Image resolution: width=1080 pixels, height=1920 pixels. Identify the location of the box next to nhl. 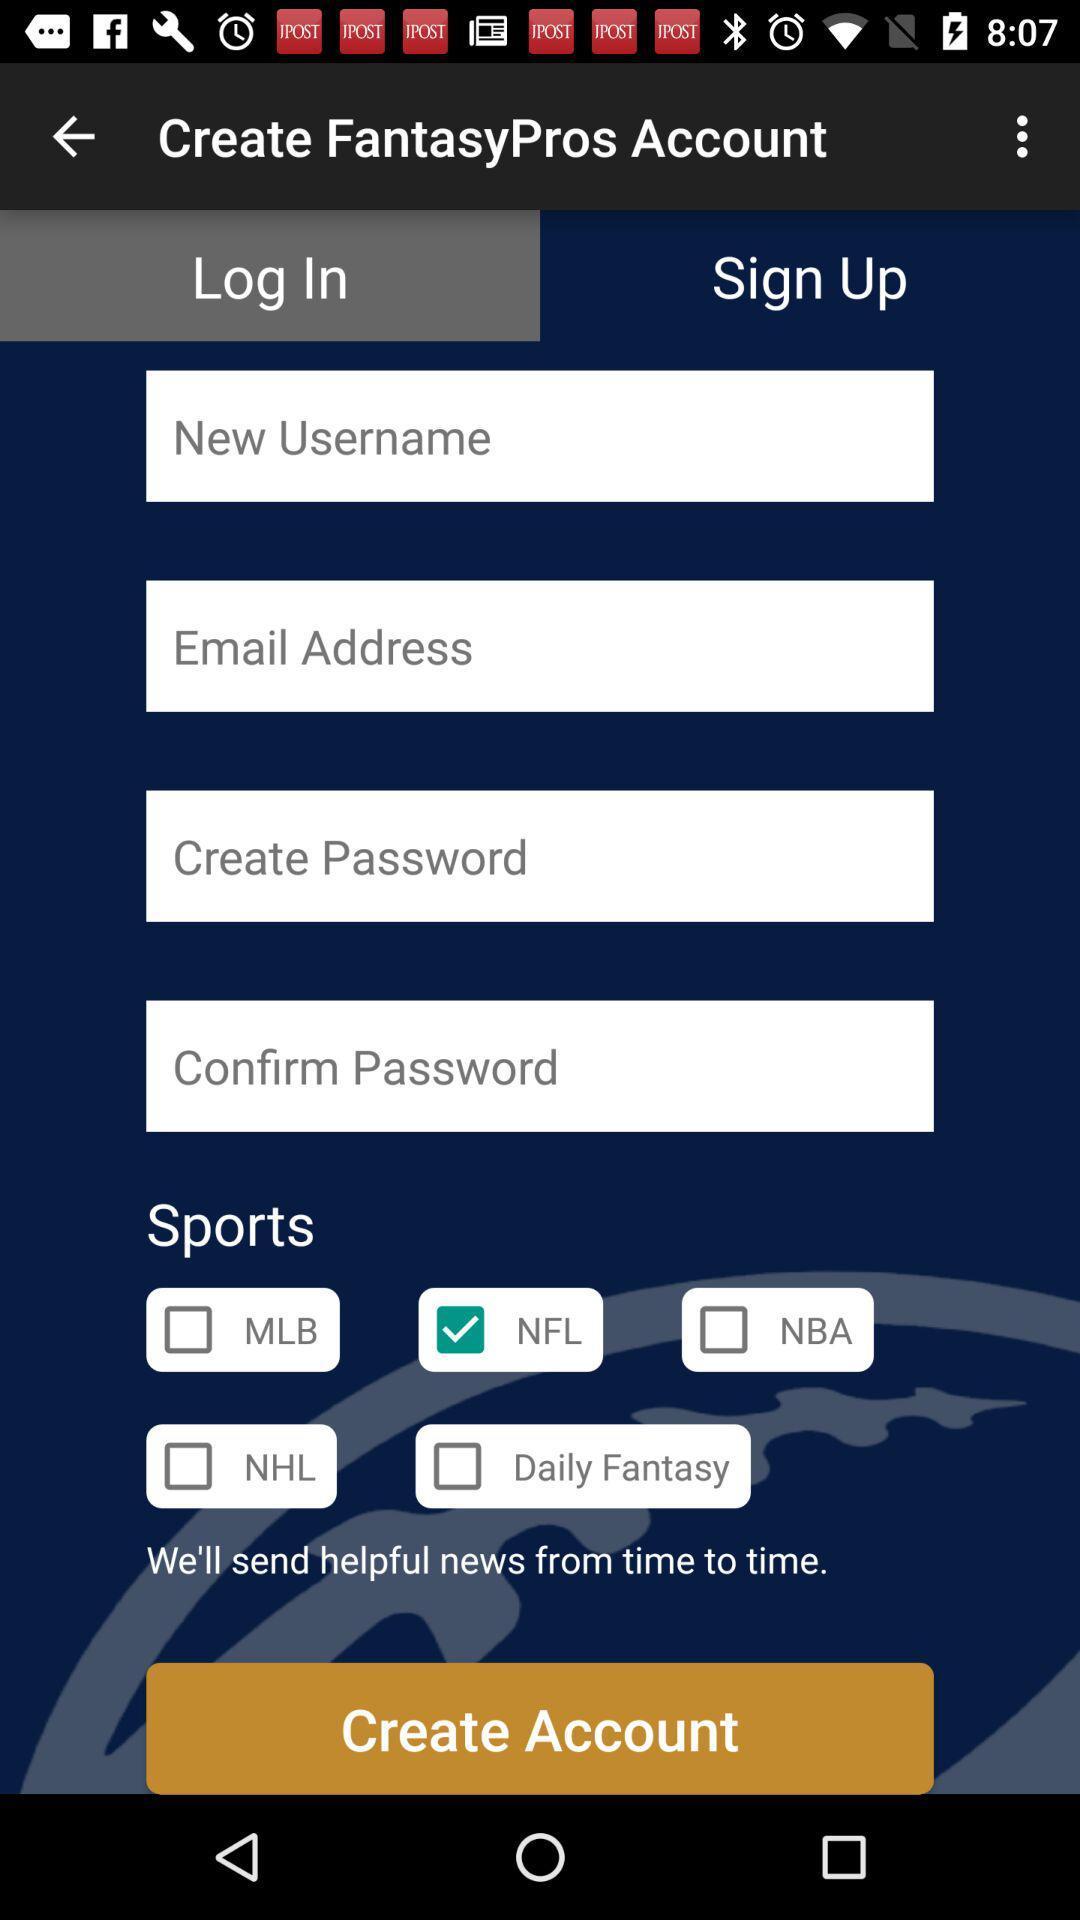
(188, 1465).